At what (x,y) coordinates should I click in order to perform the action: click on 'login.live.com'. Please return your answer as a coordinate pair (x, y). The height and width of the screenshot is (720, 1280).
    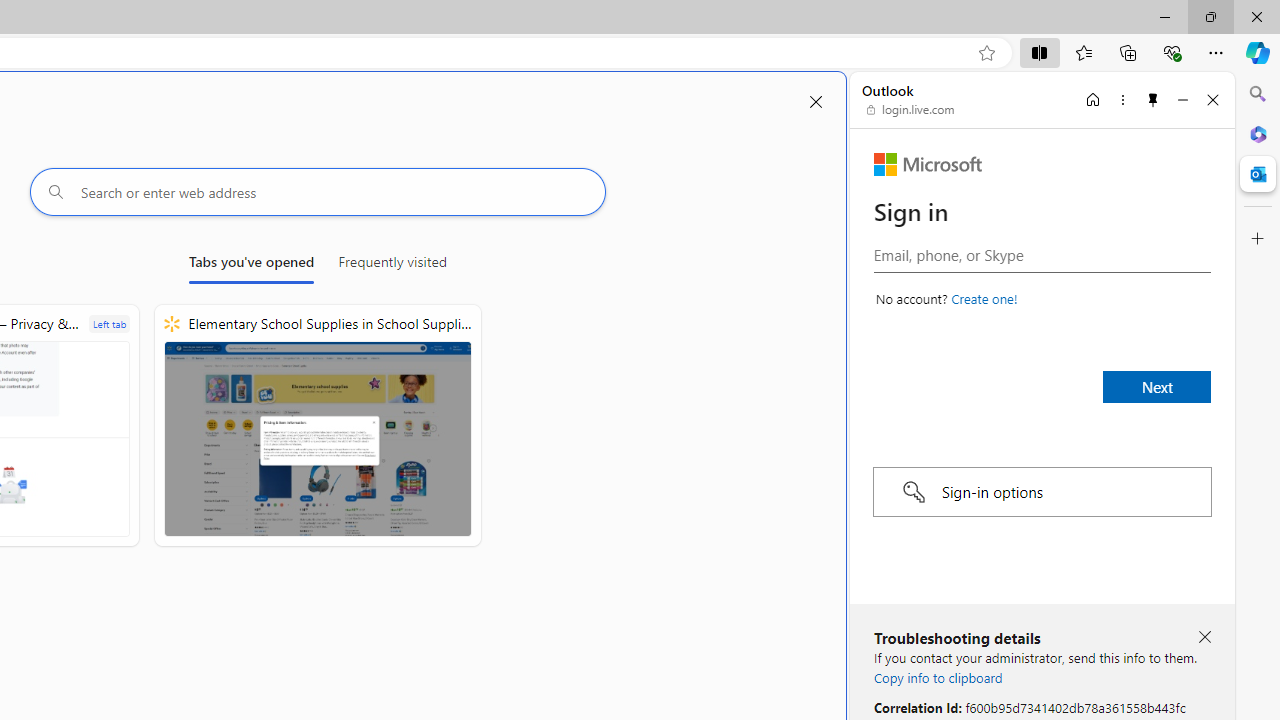
    Looking at the image, I should click on (910, 110).